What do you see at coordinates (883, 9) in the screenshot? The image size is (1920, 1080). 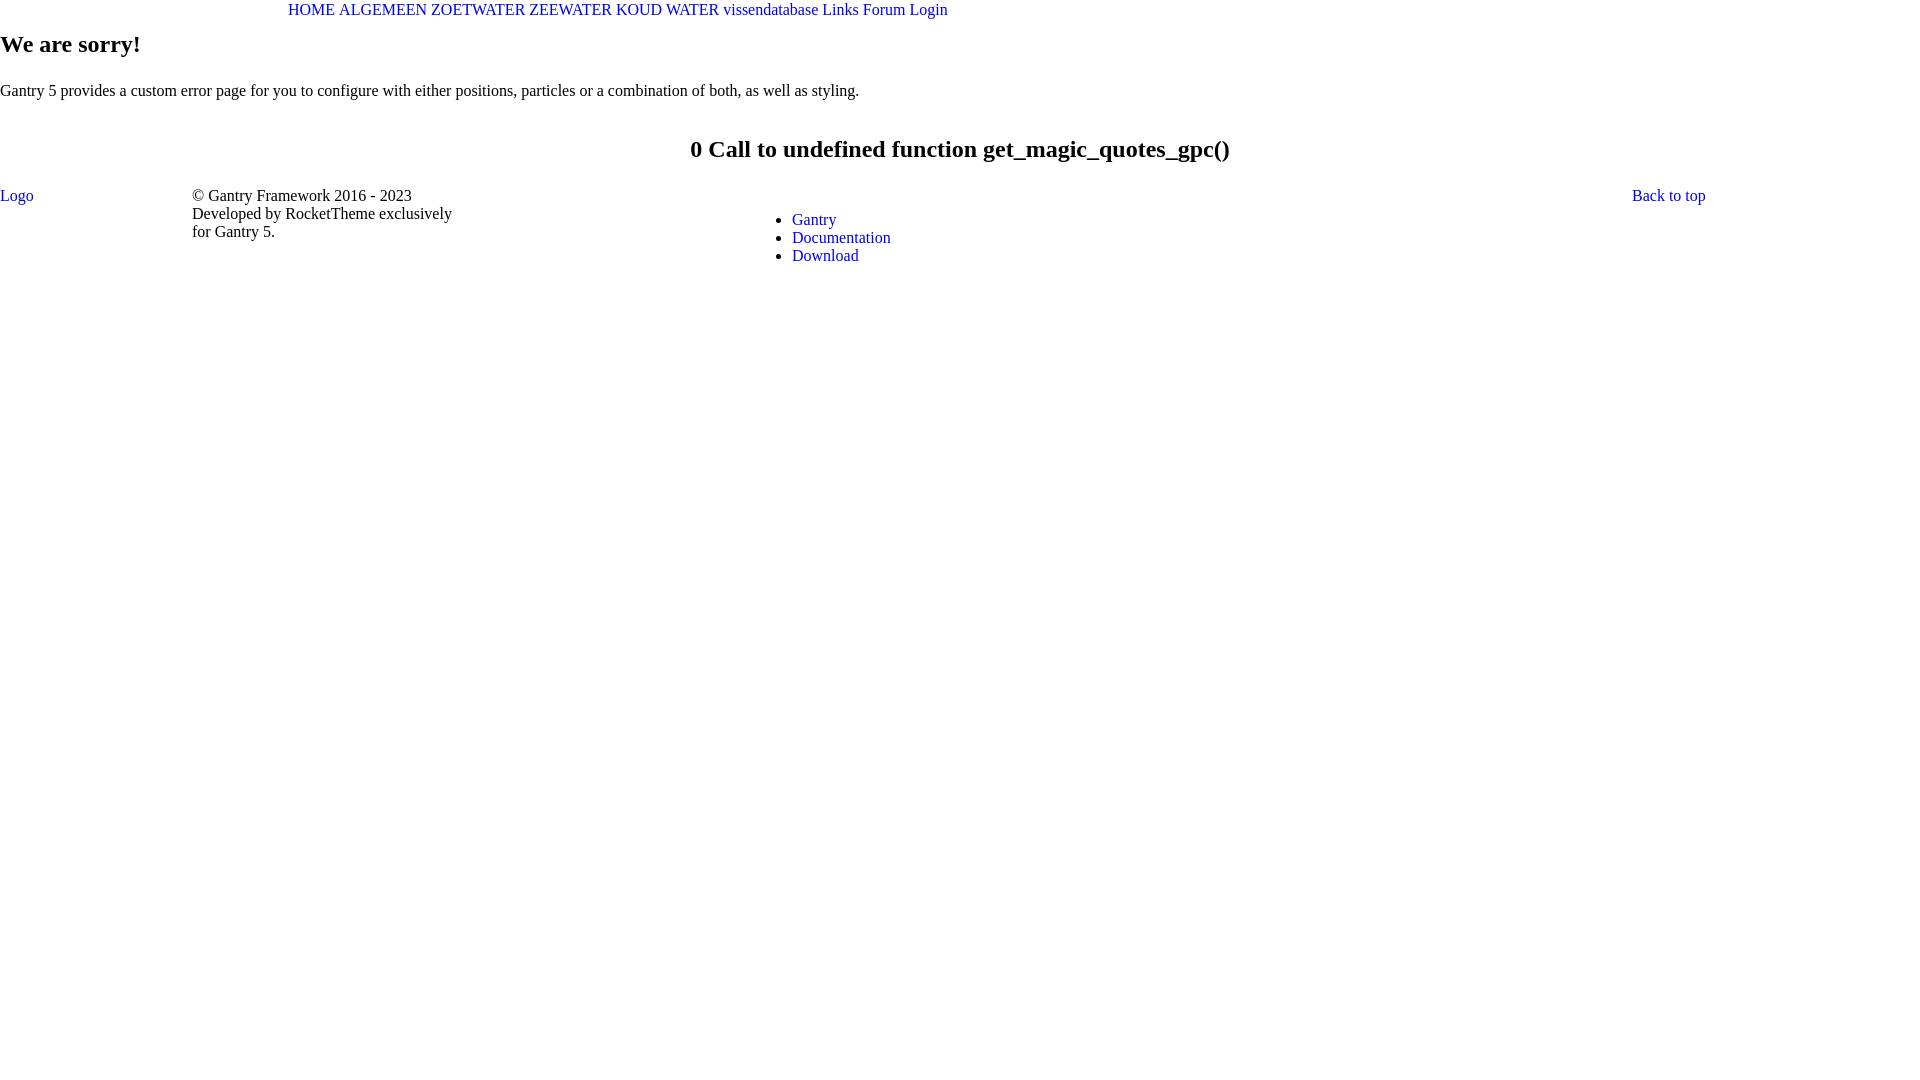 I see `'Forum'` at bounding box center [883, 9].